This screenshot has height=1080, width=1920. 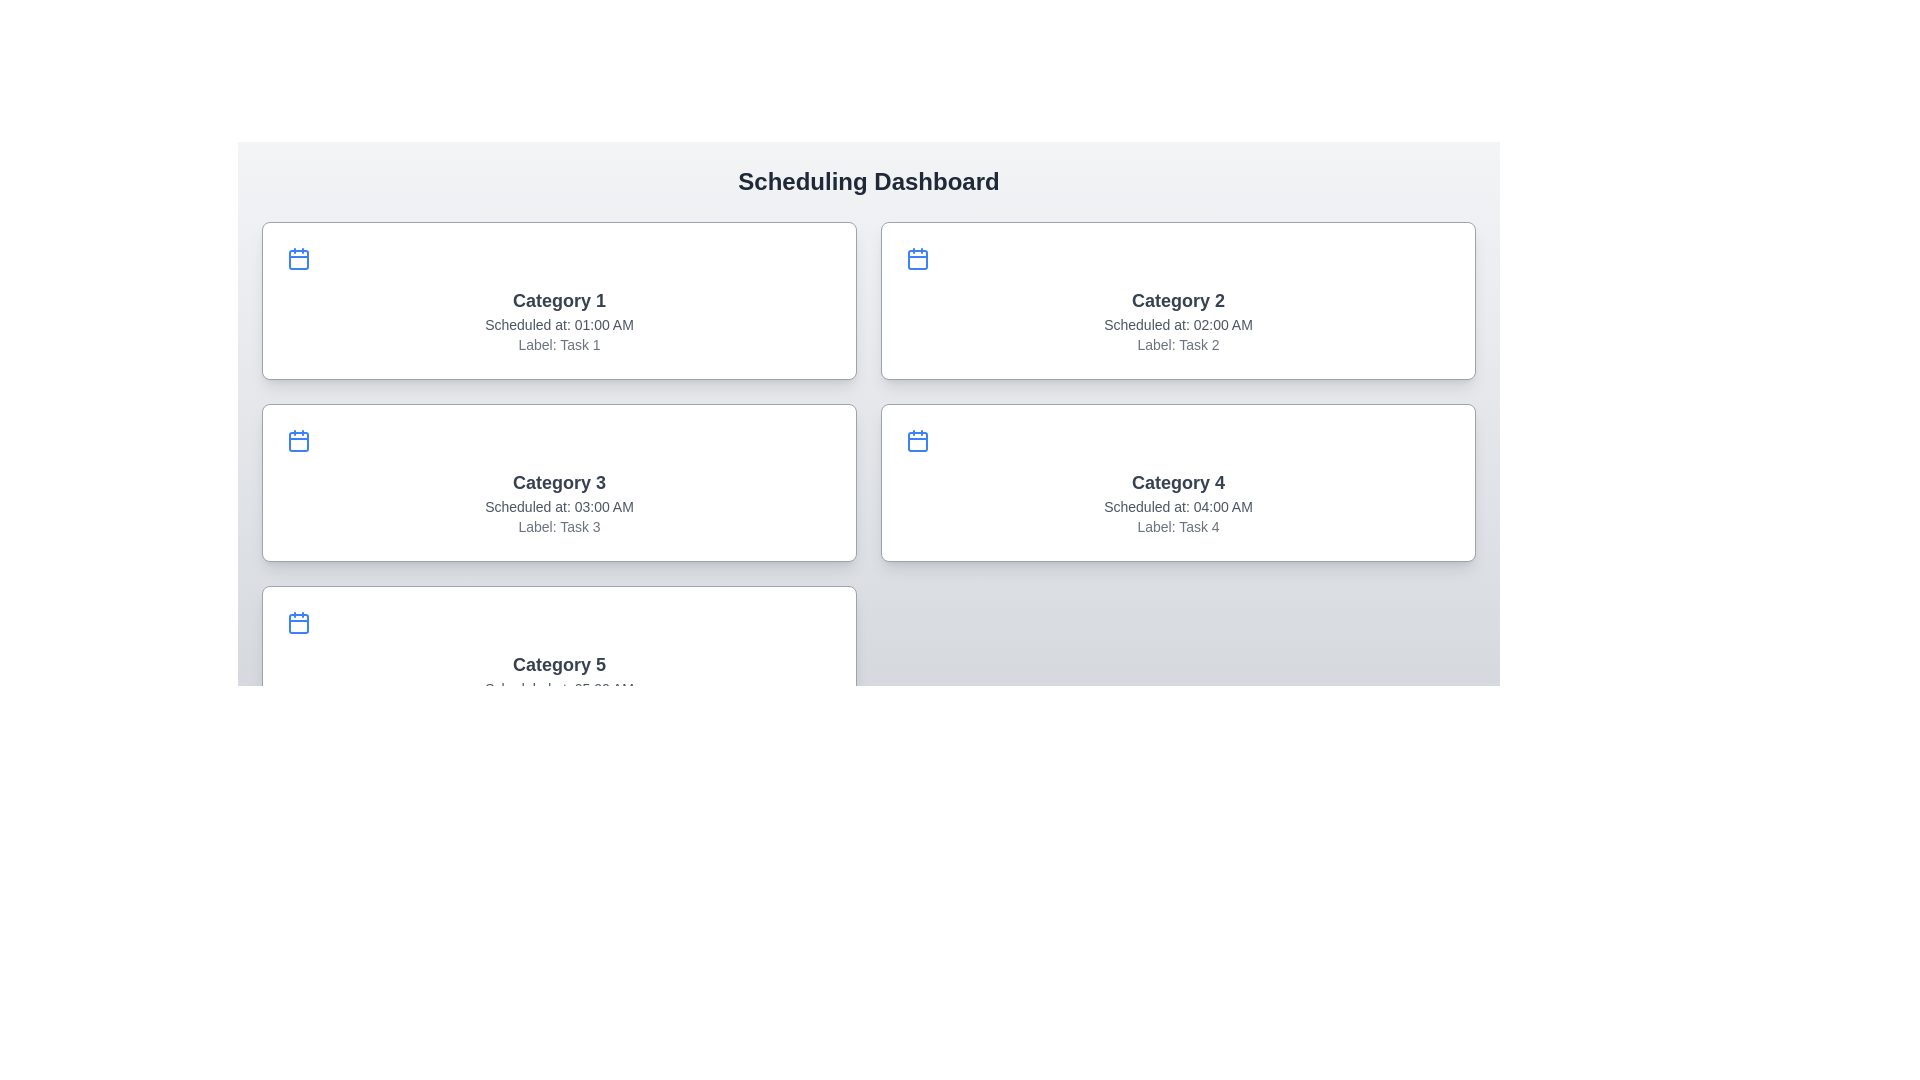 What do you see at coordinates (297, 439) in the screenshot?
I see `the calendar icon located at the top-left of the 'Category 3' card, which serves as a visual indicator for scheduling` at bounding box center [297, 439].